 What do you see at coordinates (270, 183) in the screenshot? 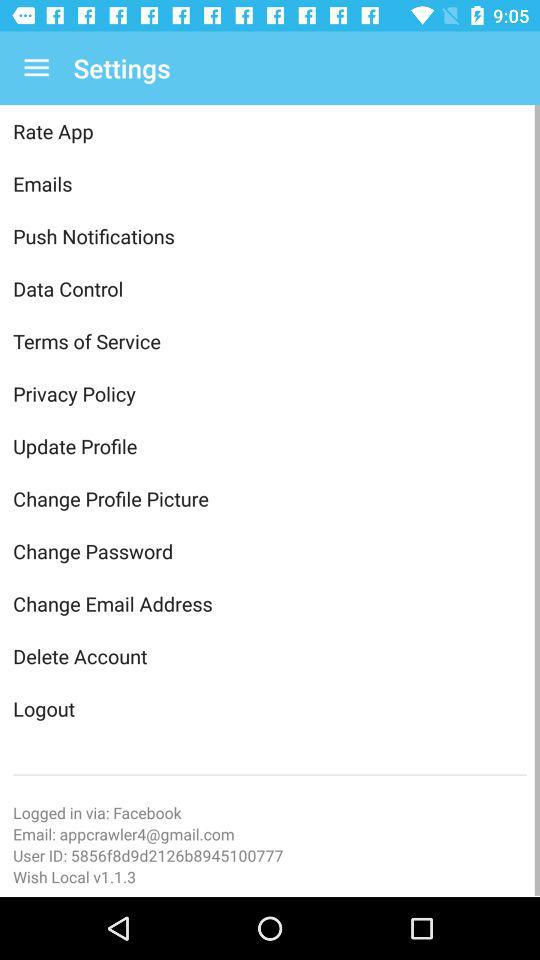
I see `emails item` at bounding box center [270, 183].